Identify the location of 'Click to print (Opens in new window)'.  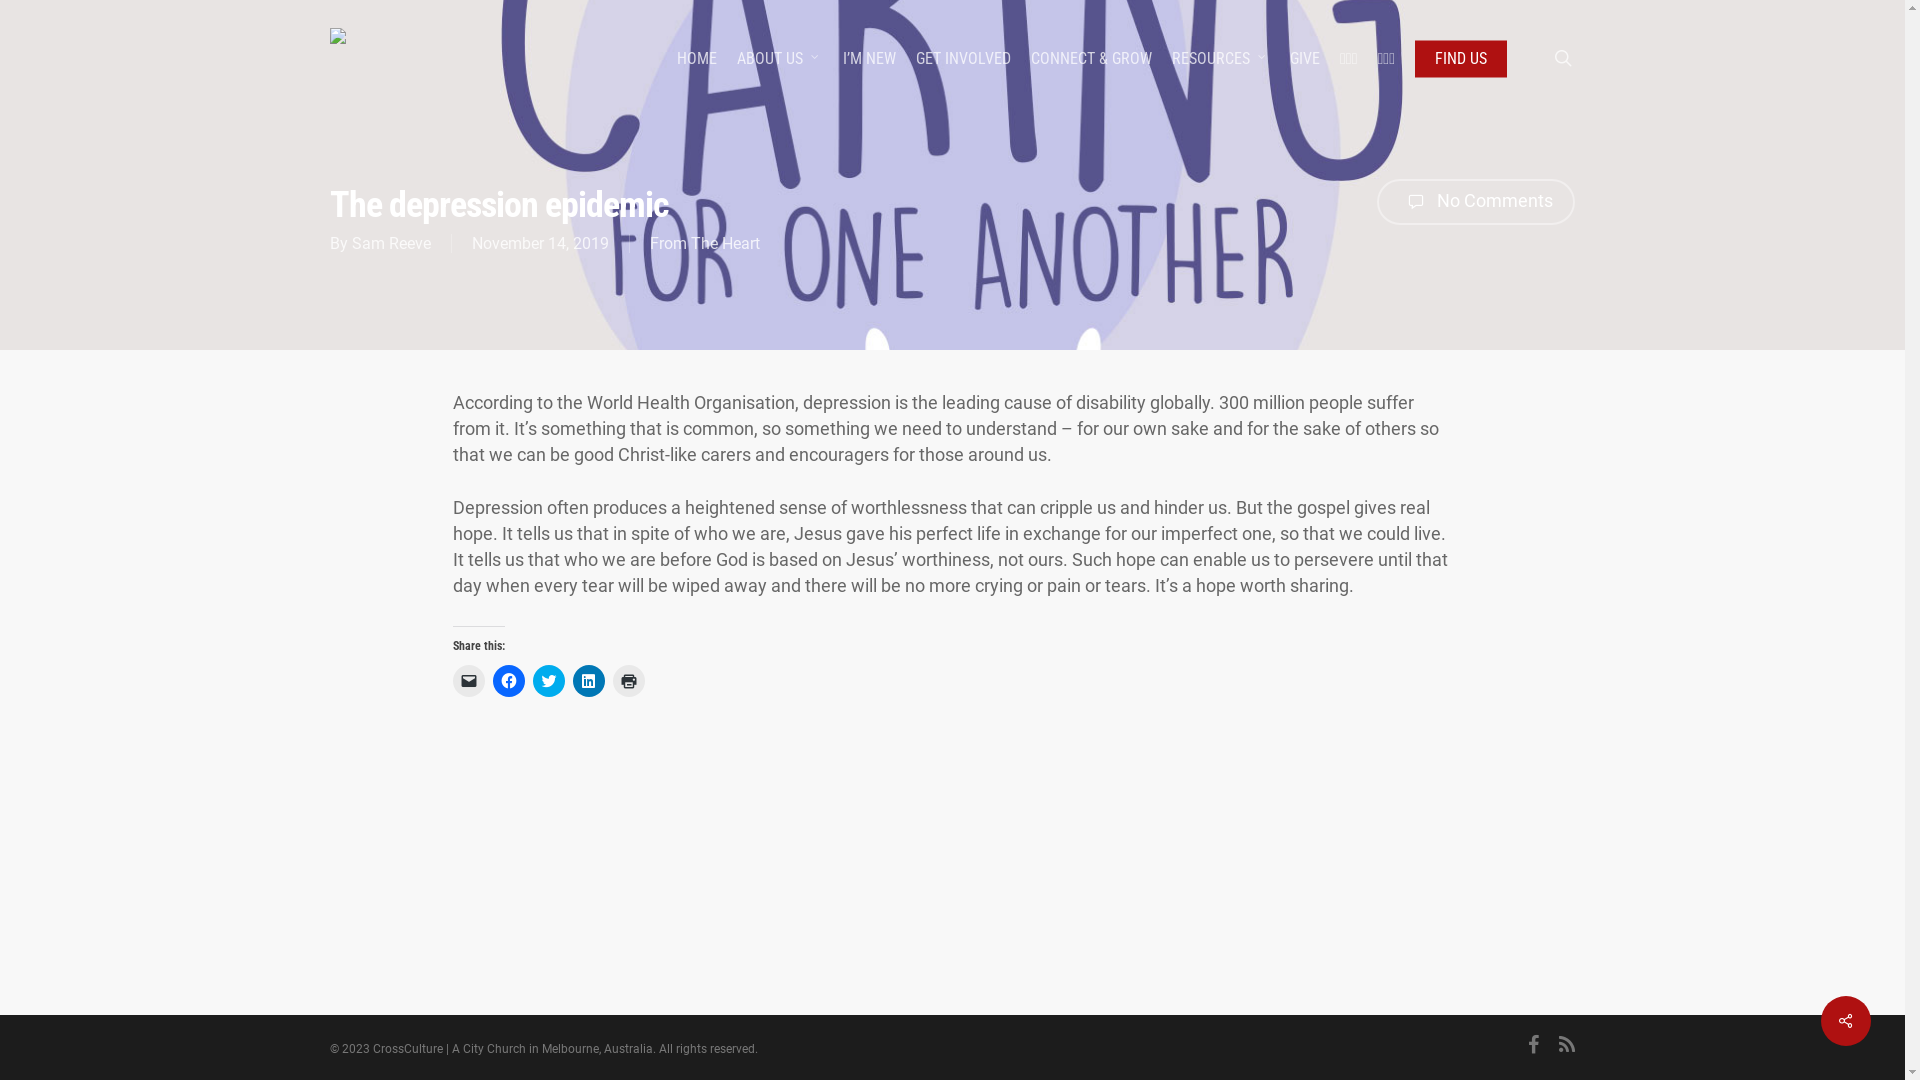
(627, 680).